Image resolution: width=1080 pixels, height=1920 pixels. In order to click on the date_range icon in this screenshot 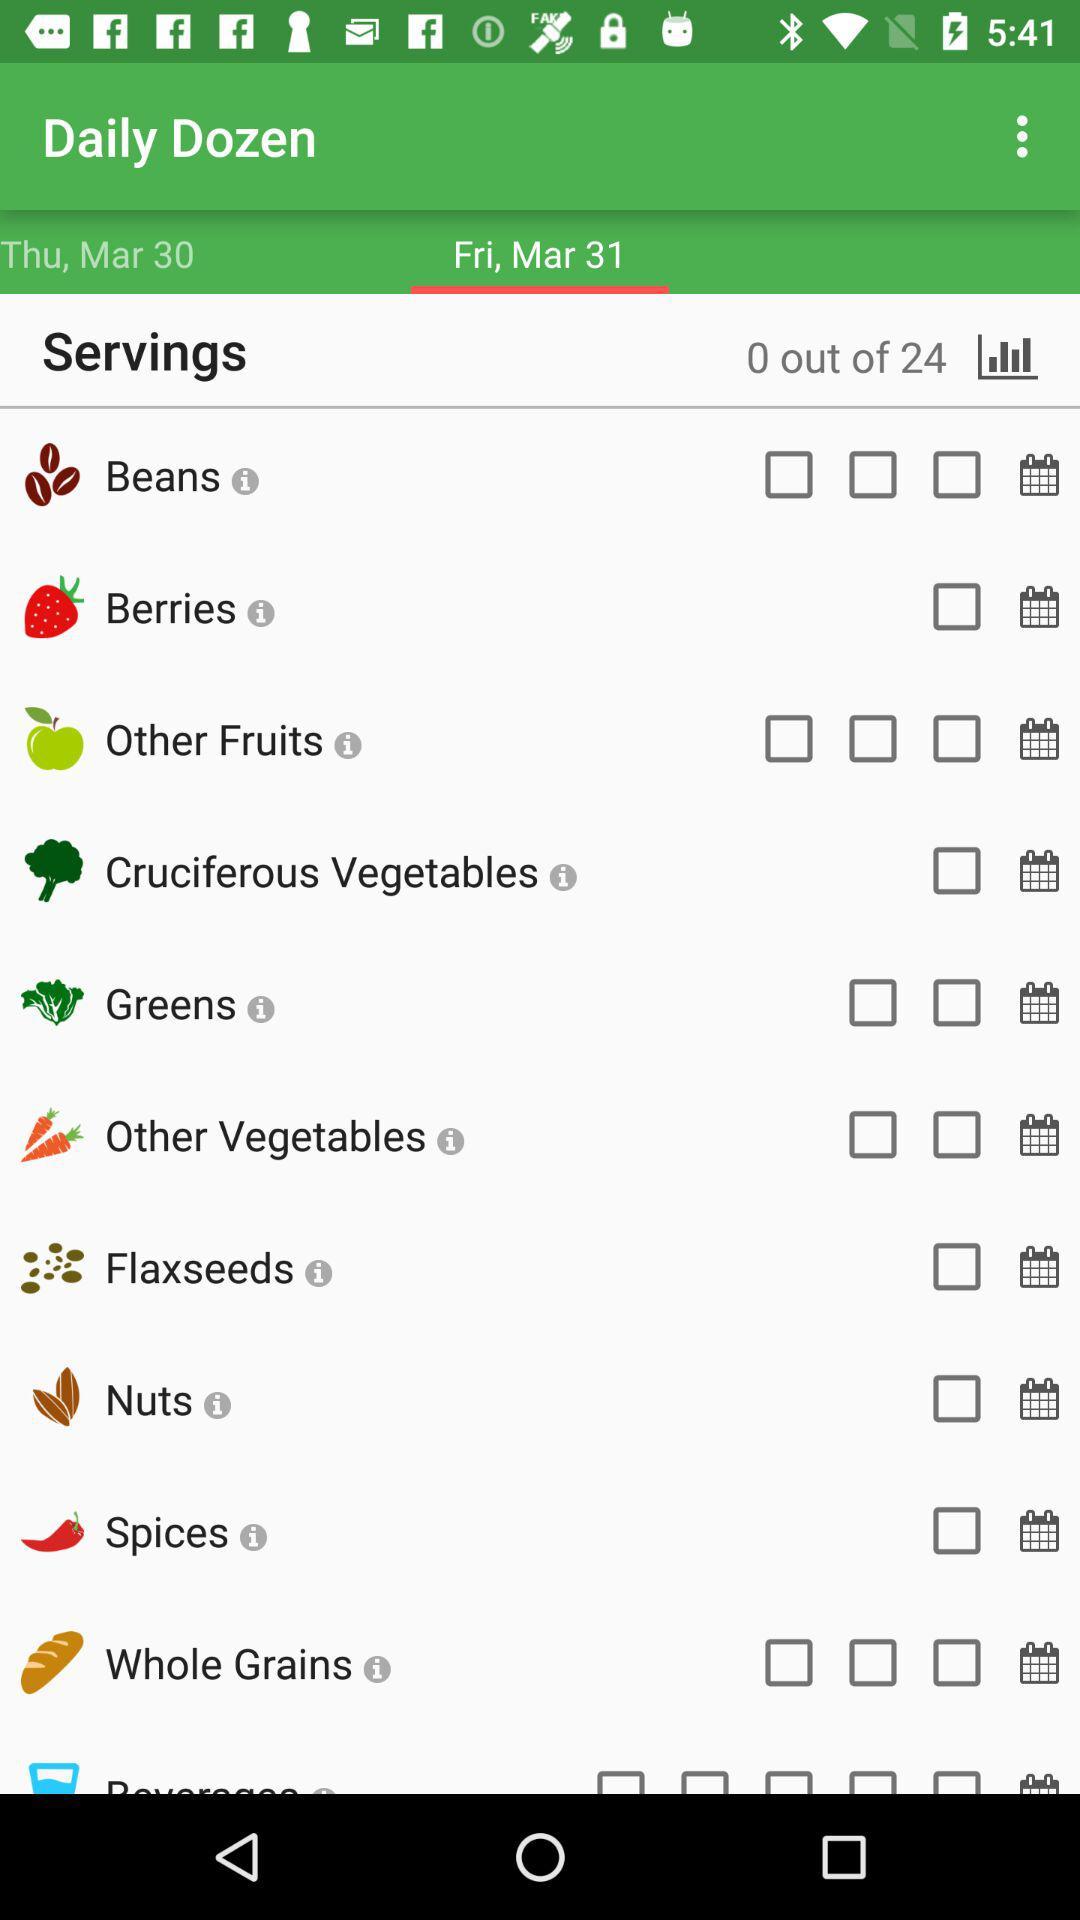, I will do `click(1038, 1662)`.